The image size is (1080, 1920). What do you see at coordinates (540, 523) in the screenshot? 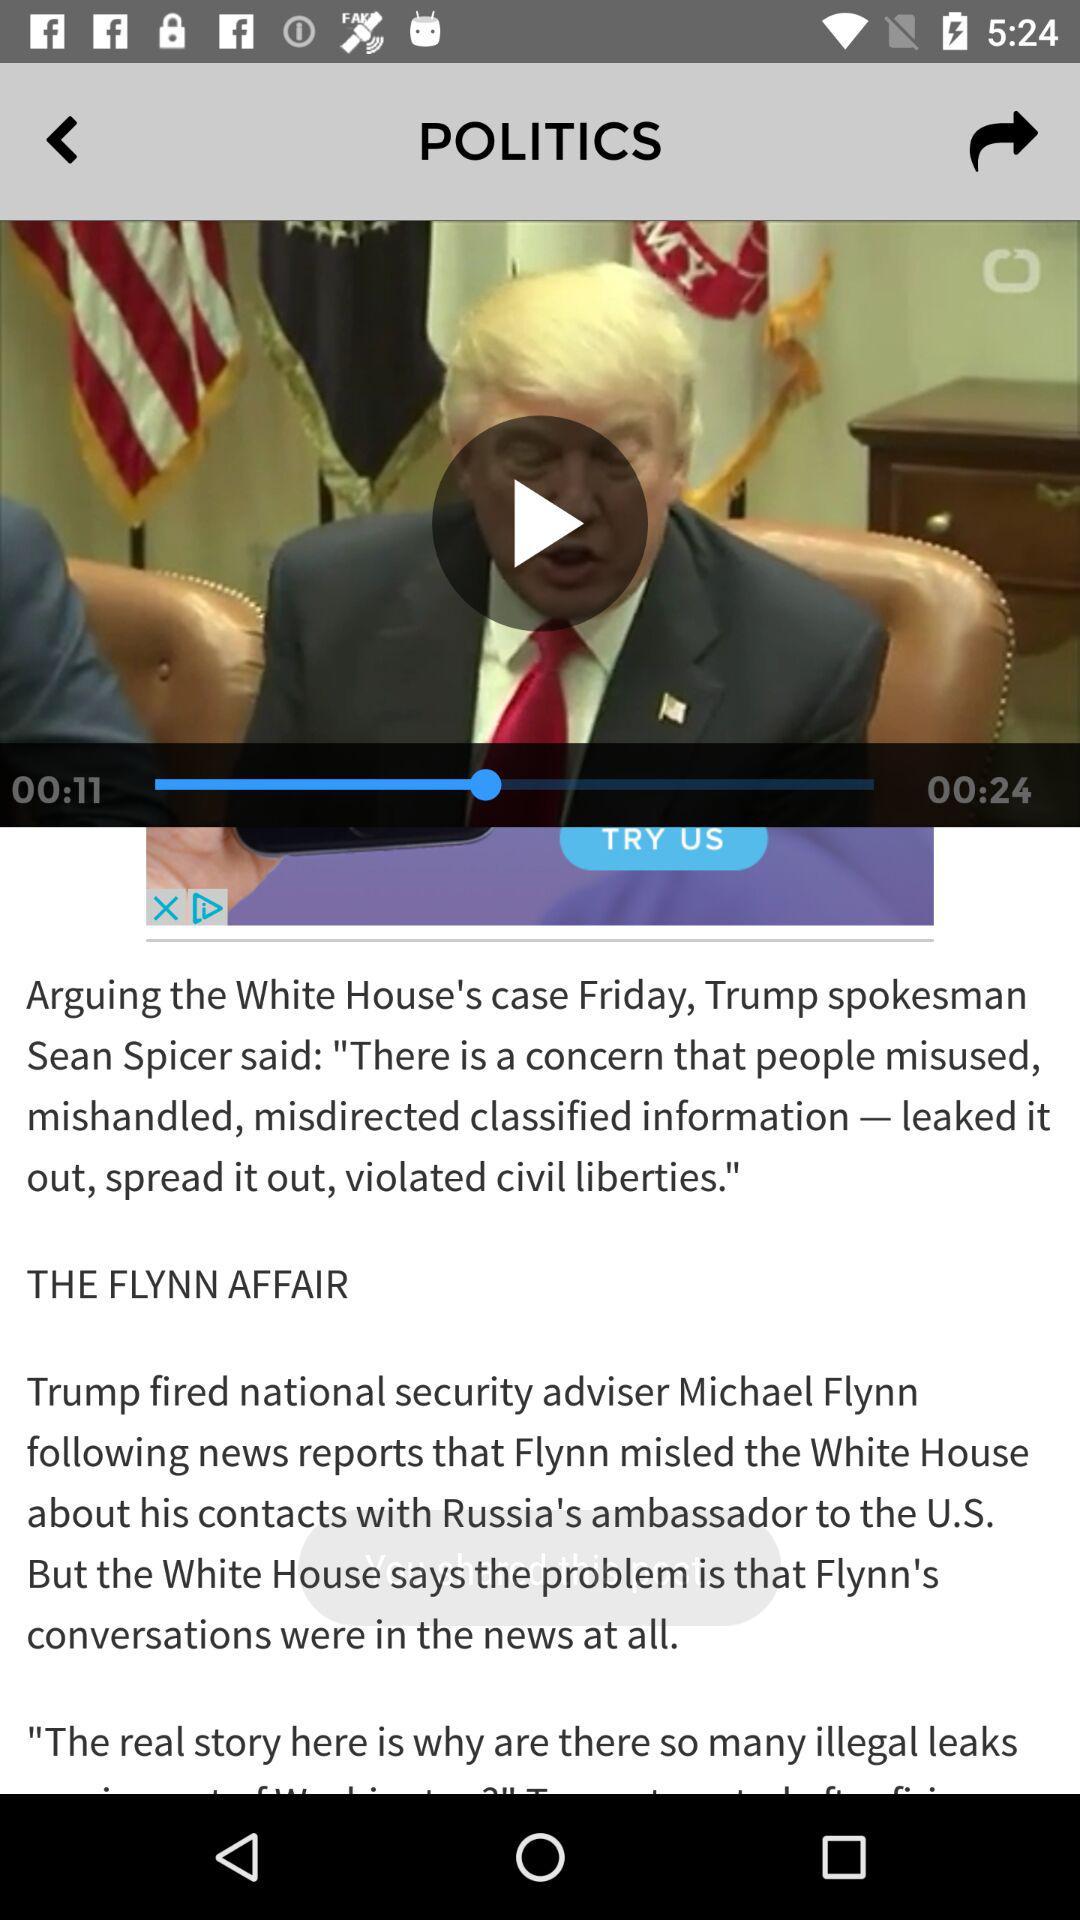
I see `play icon on the video below politics` at bounding box center [540, 523].